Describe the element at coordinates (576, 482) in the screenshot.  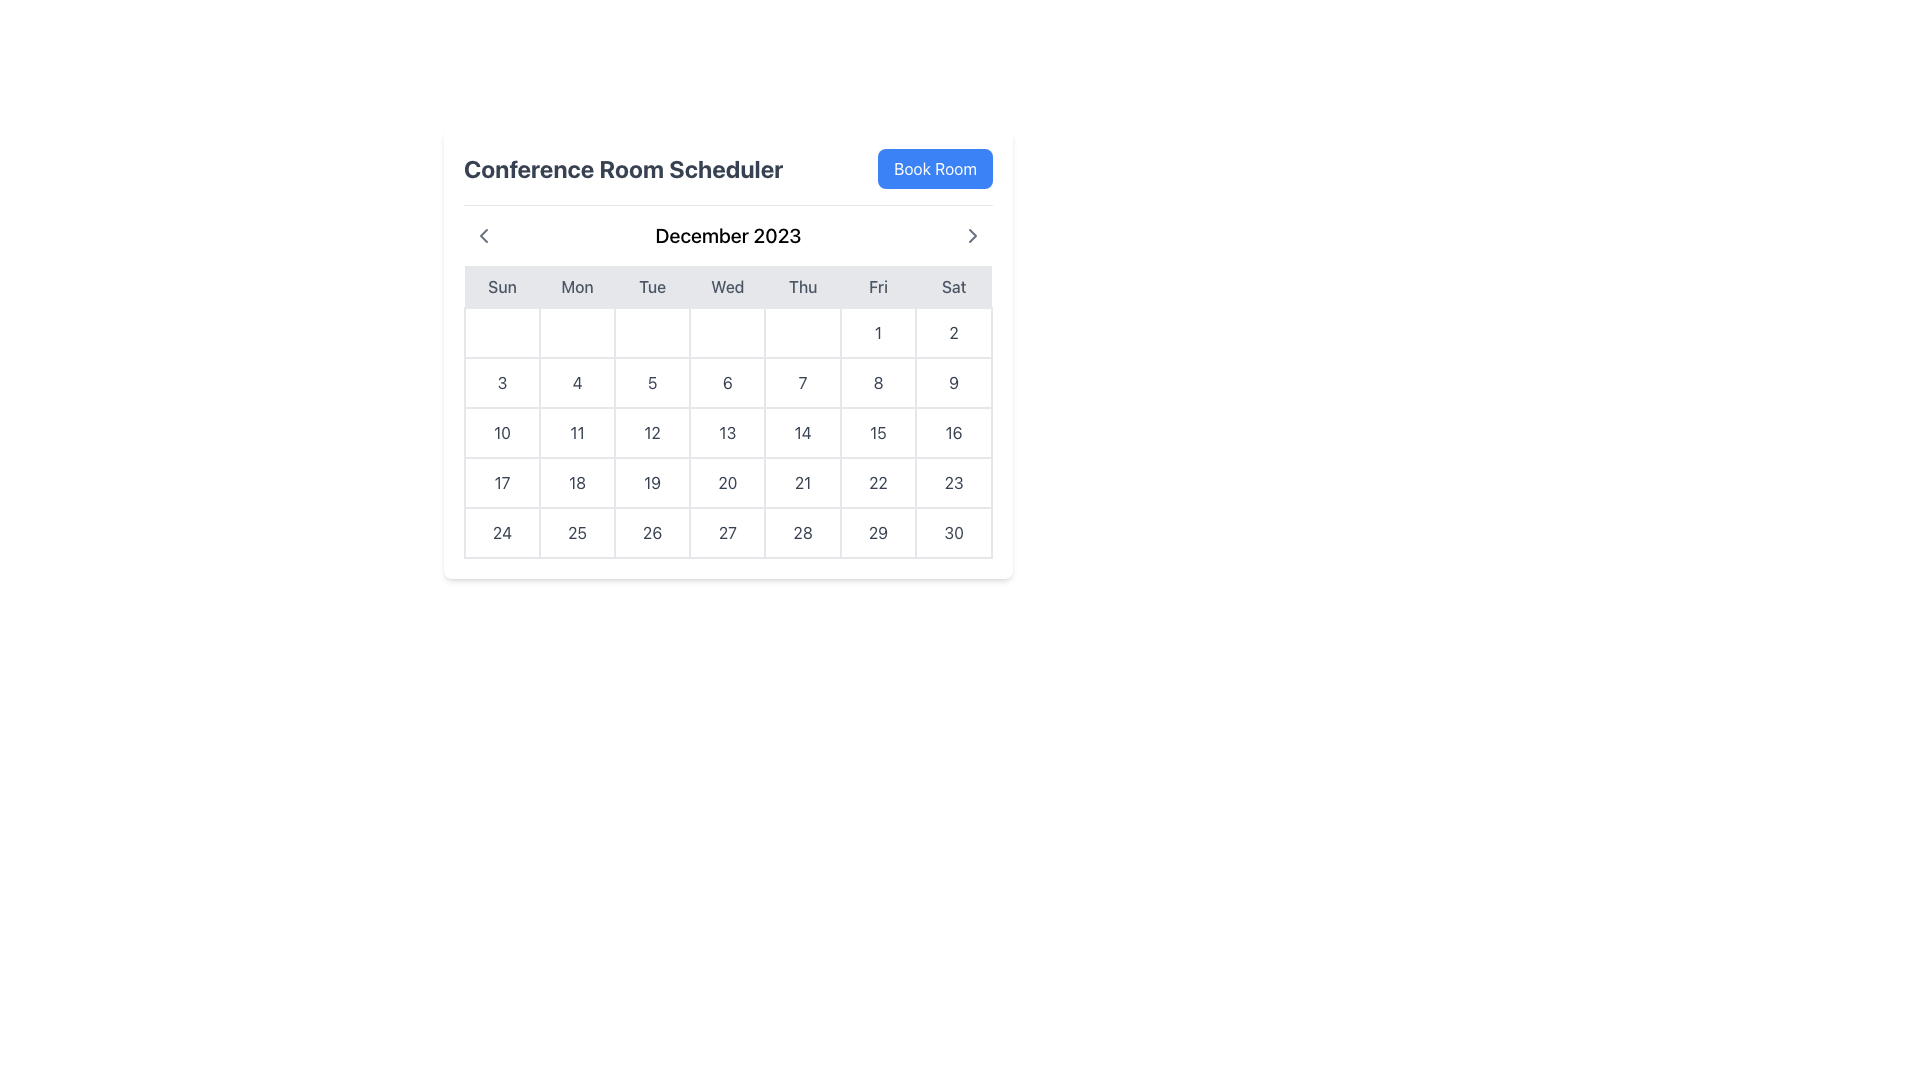
I see `the rounded rectangular button labeled '18' located in the calendar grid under 'December 2023'` at that location.